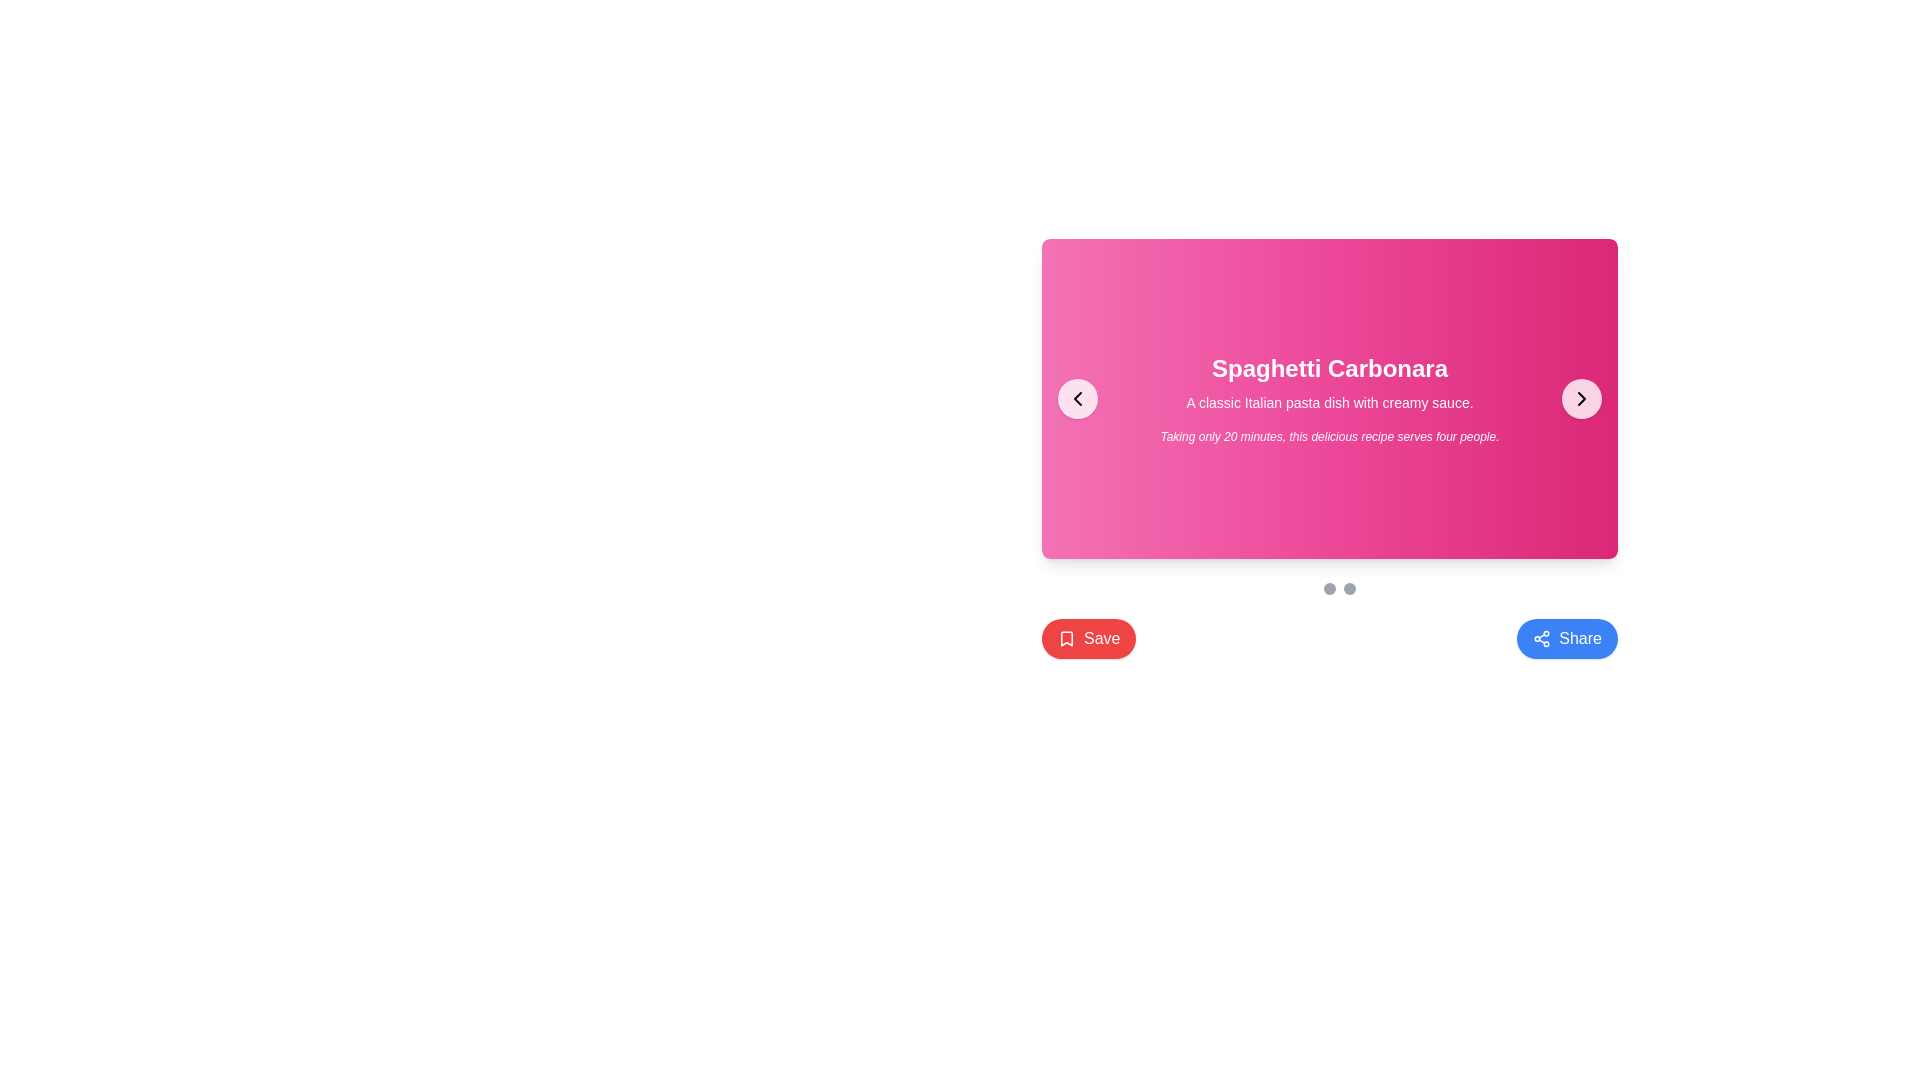  What do you see at coordinates (1077, 398) in the screenshot?
I see `the left-facing chevron icon located within the circular button on the left side of the pink rectangular card` at bounding box center [1077, 398].